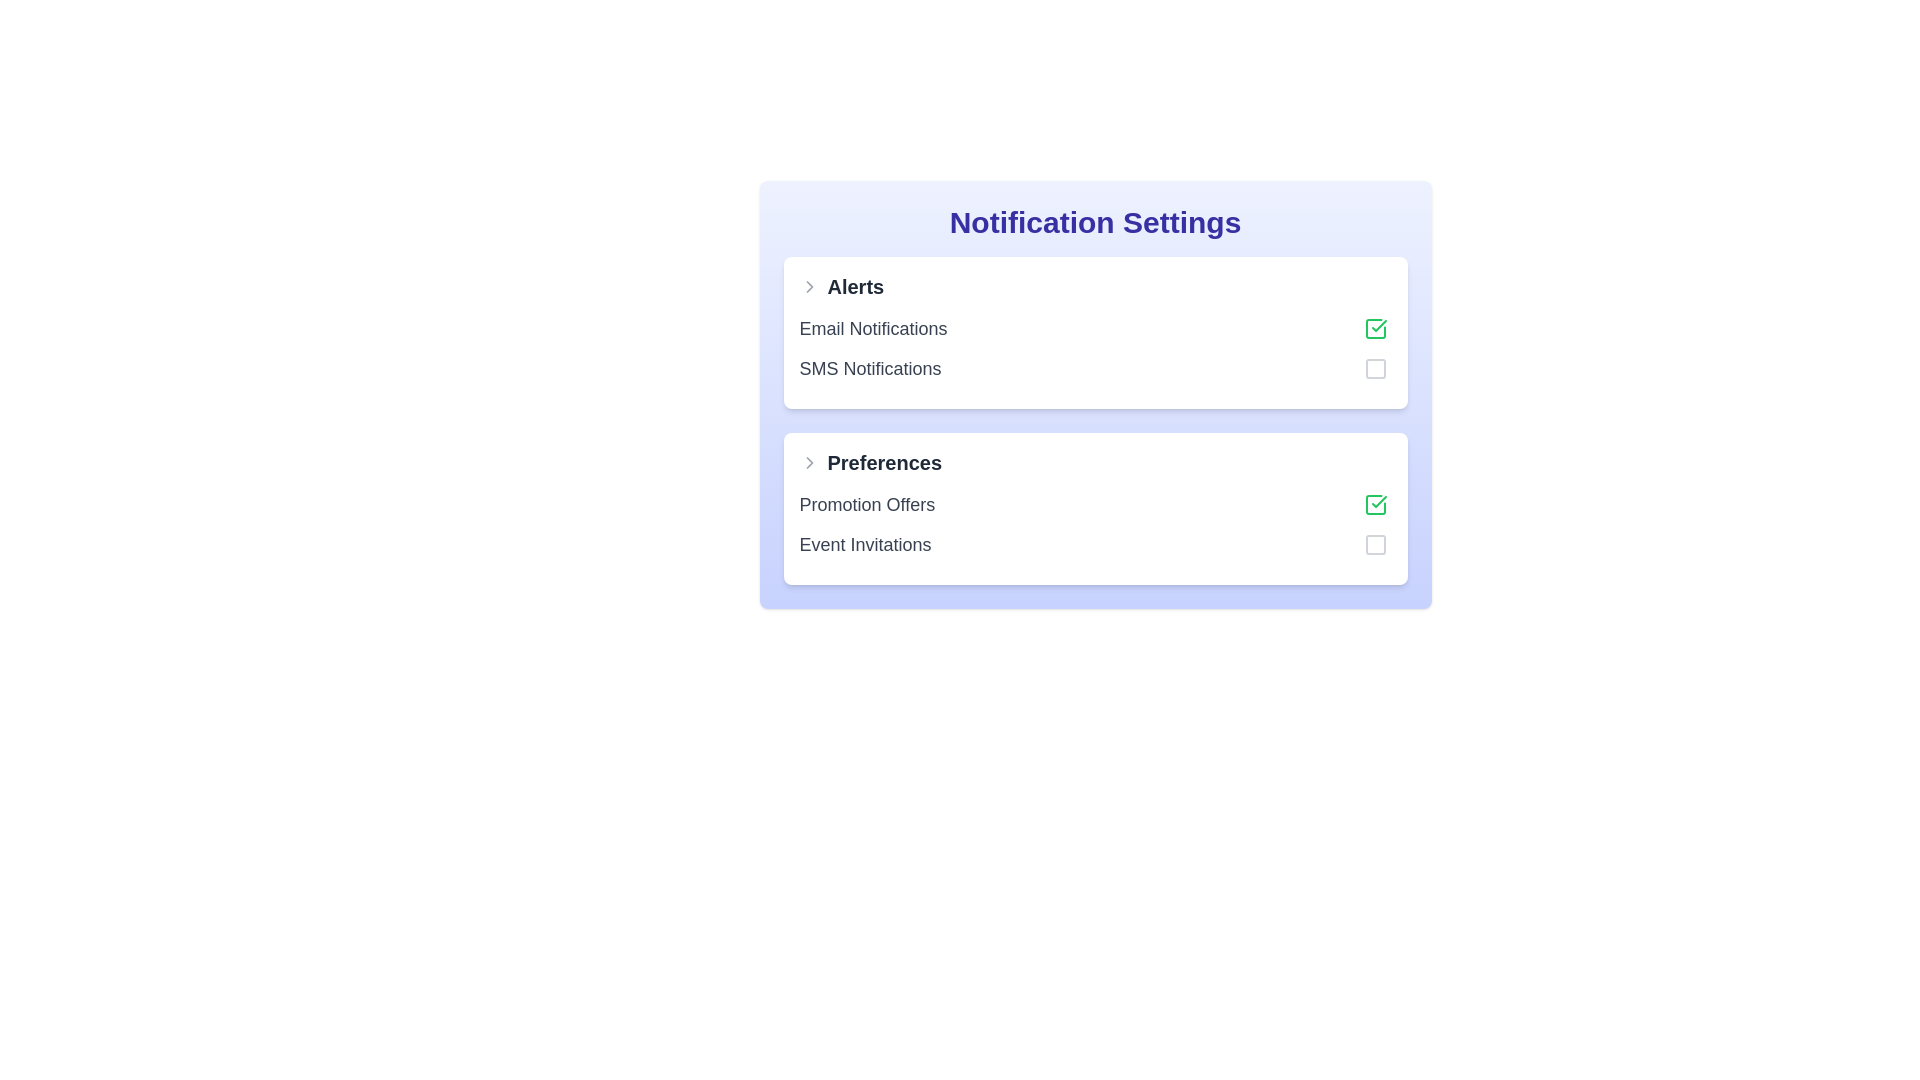  I want to click on the green checkmark icon in the 'Notification Settings' panel, which symbolizes an enabled state, so click(1374, 327).